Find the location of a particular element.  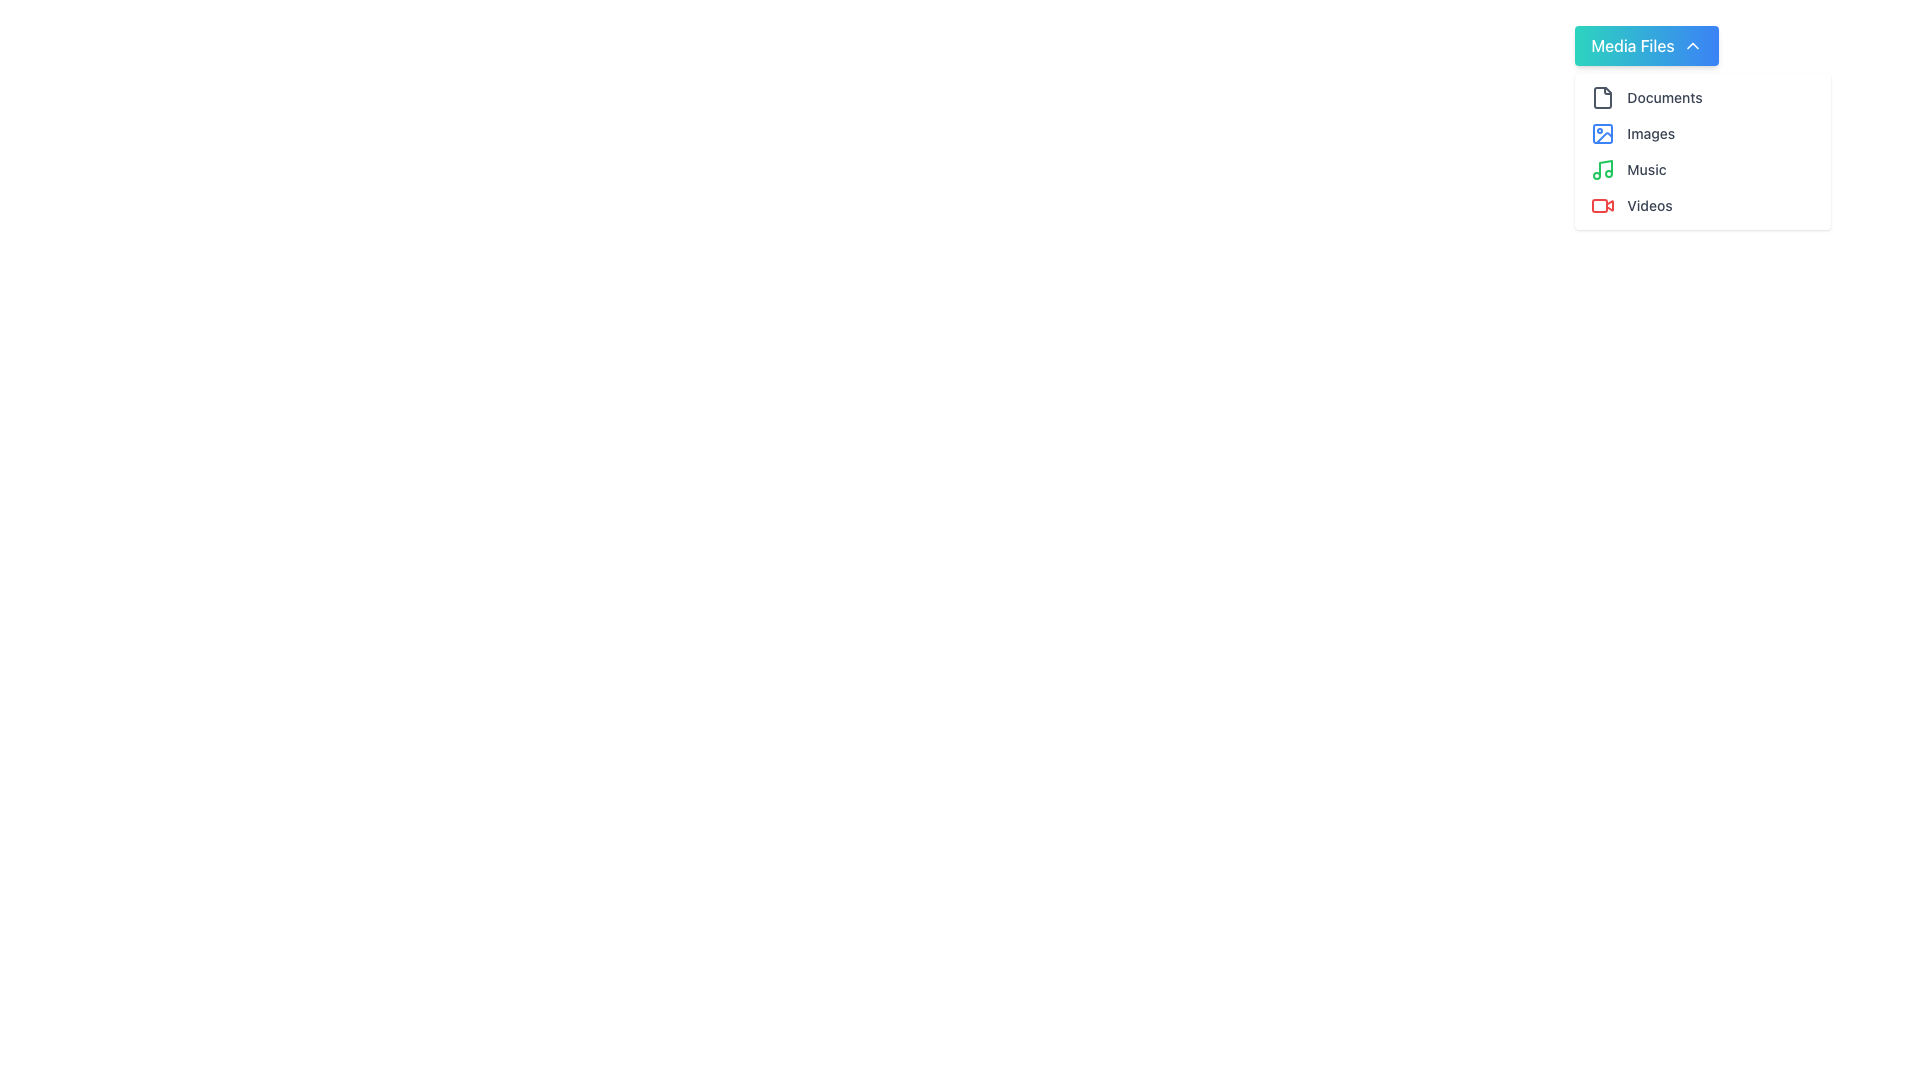

the 'Music' text label, which is styled in a small gray font and located within the dropdown menu under 'Media Files' is located at coordinates (1646, 168).